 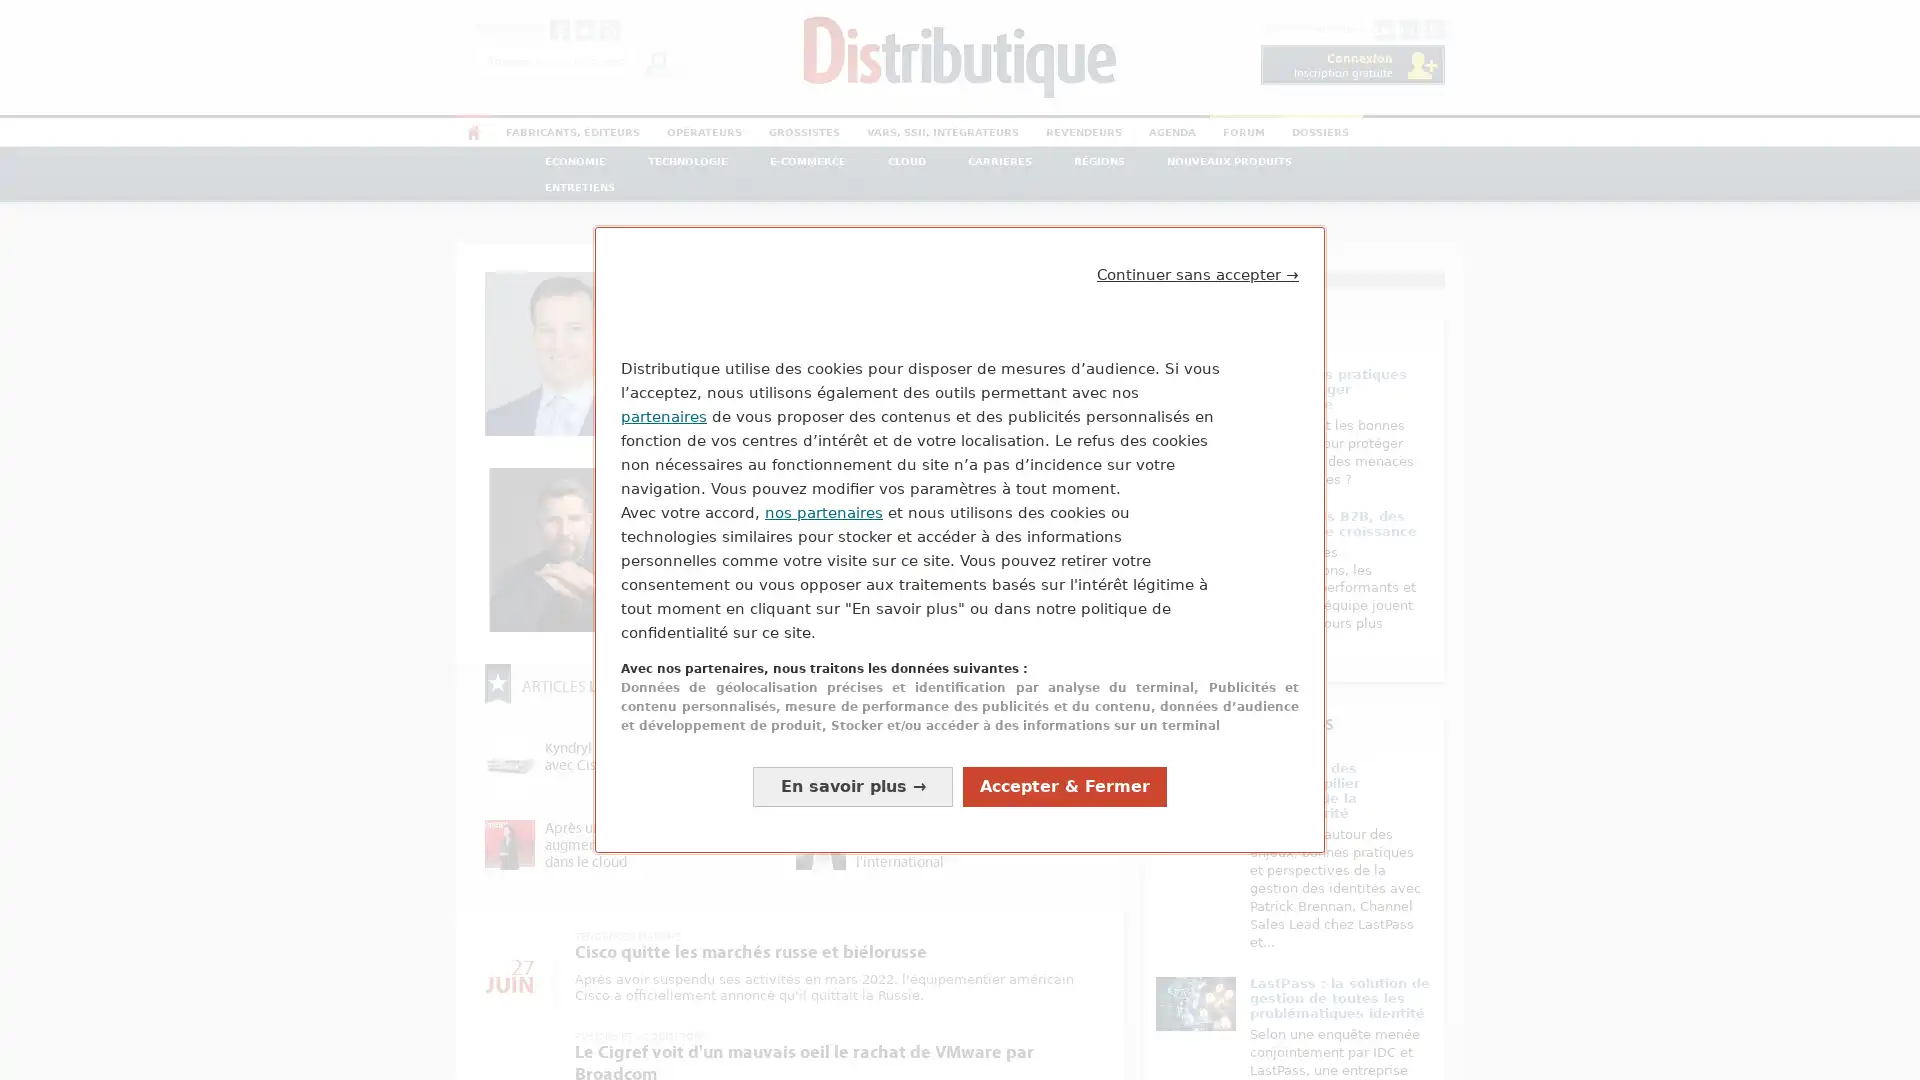 I want to click on Continuer sans accepter, so click(x=1198, y=245).